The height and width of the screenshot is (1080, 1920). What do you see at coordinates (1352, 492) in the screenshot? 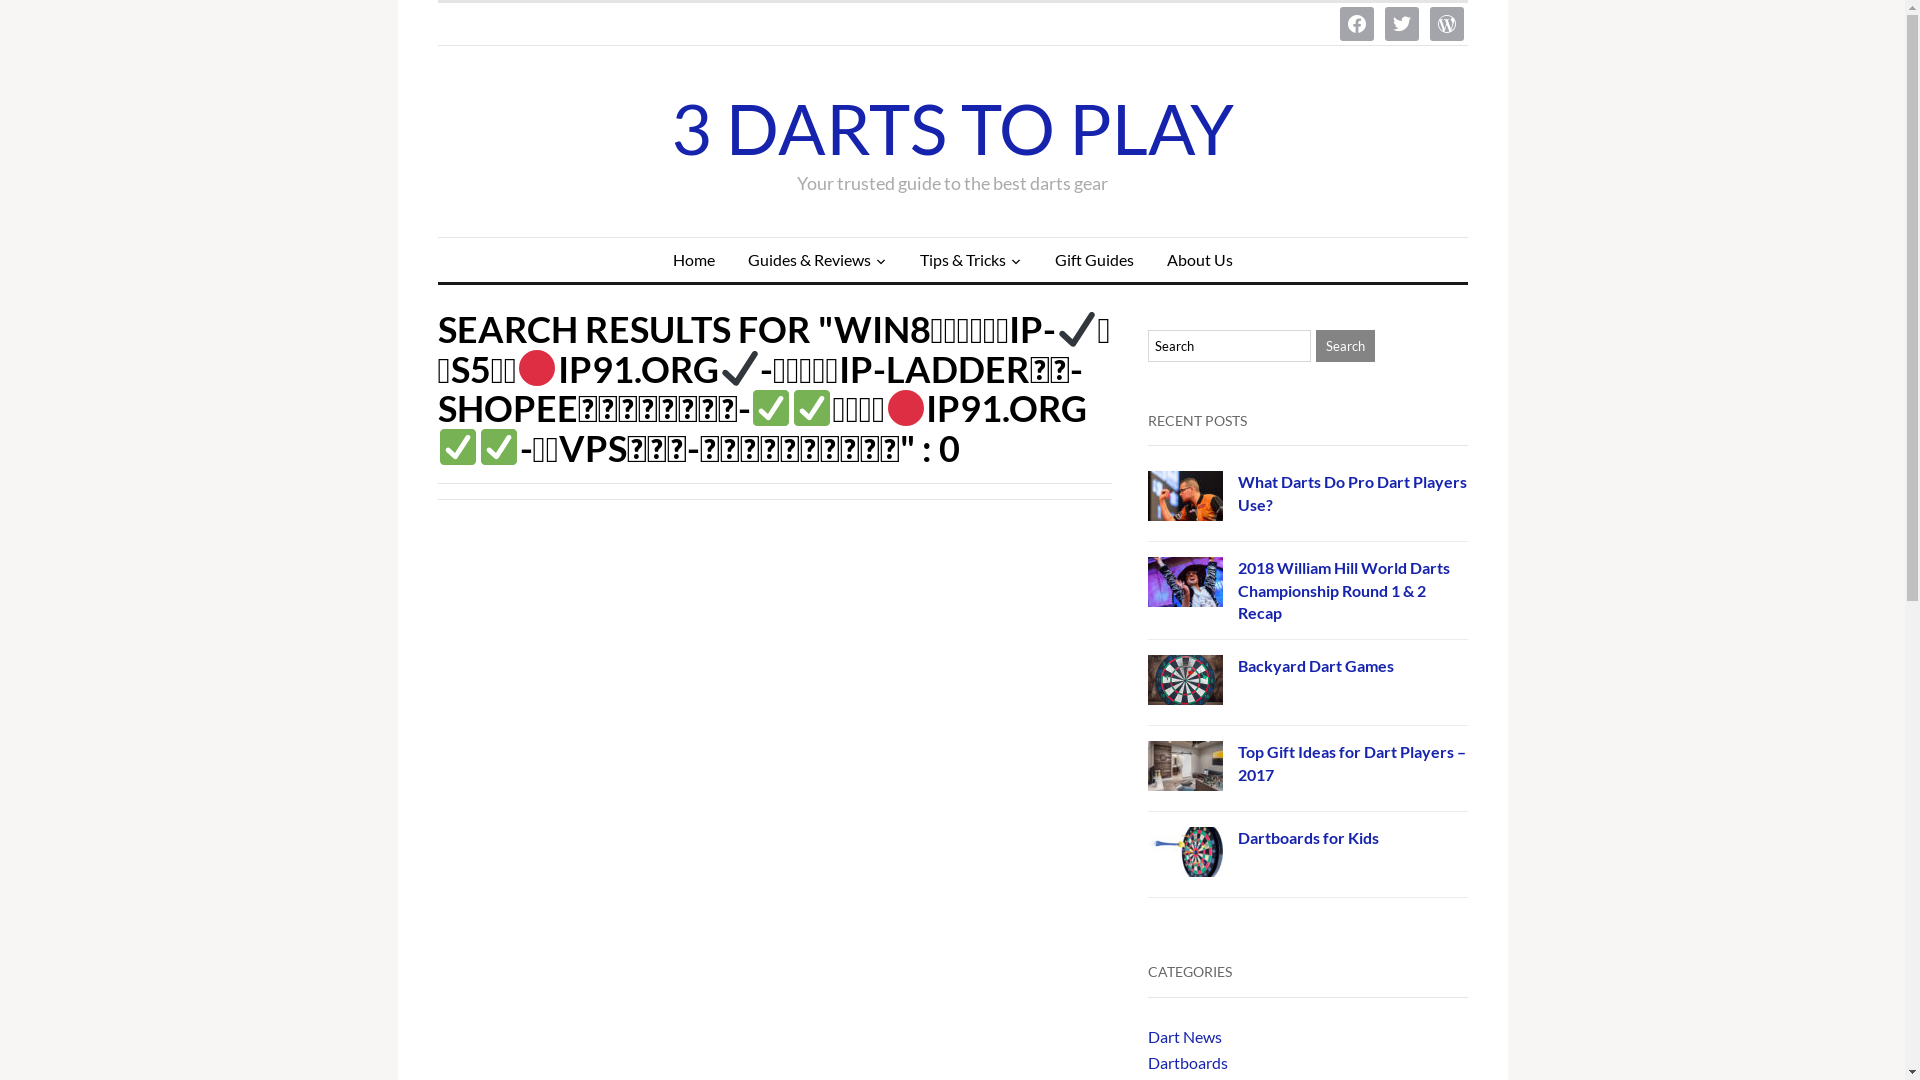
I see `'What Darts Do Pro Dart Players Use?'` at bounding box center [1352, 492].